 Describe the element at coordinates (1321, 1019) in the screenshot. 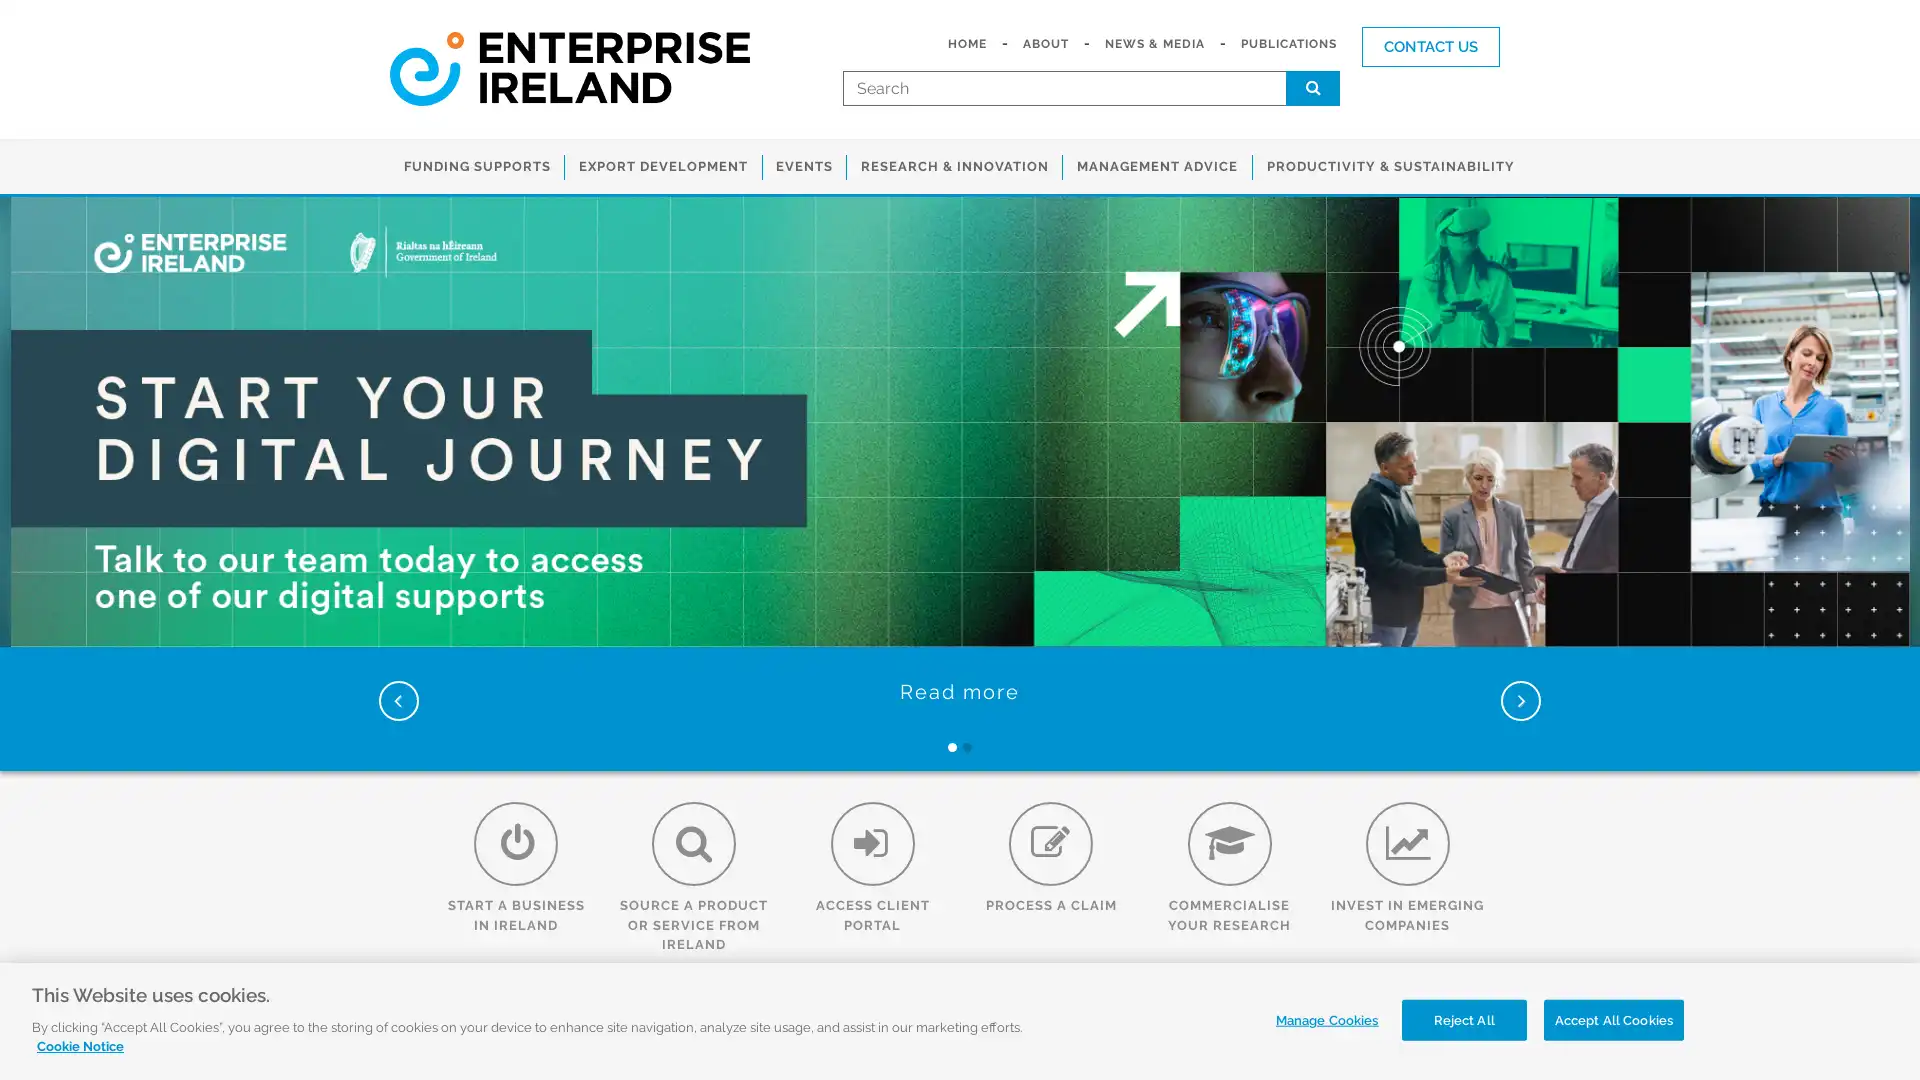

I see `Manage Cookies` at that location.